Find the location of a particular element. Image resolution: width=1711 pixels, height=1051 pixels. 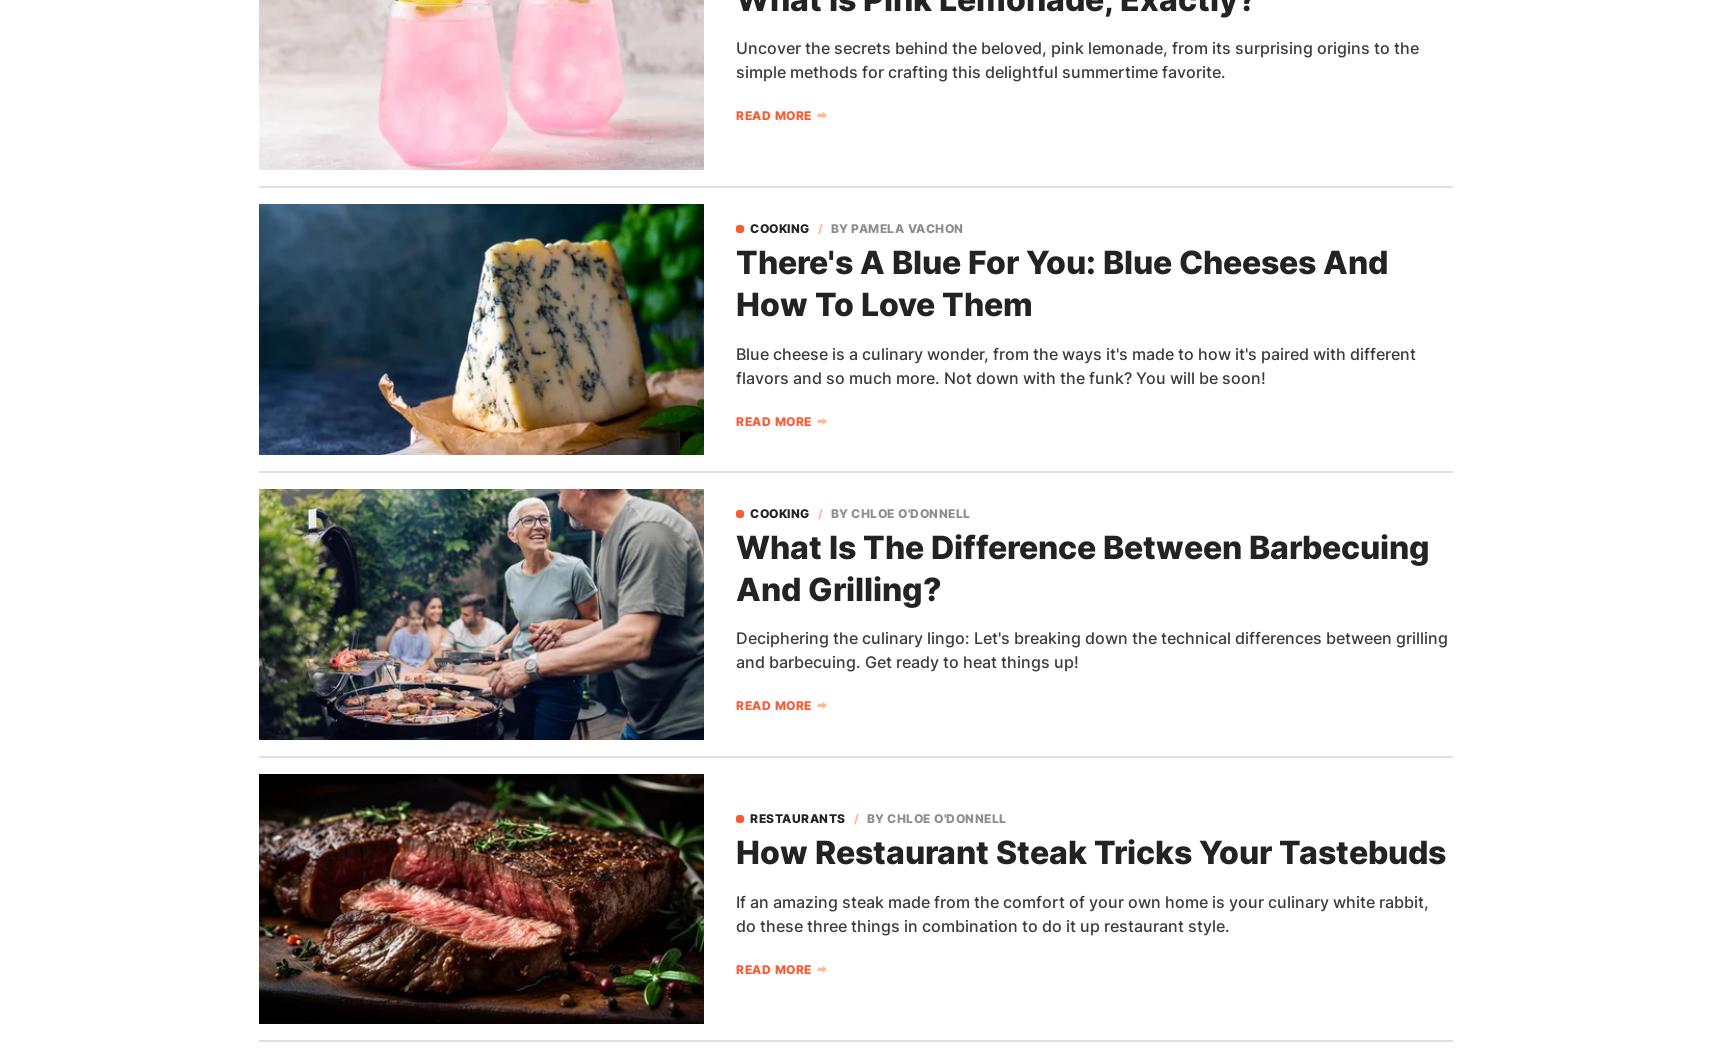

'There's A Blue For You: Blue Cheeses And How To Love Them' is located at coordinates (1062, 283).